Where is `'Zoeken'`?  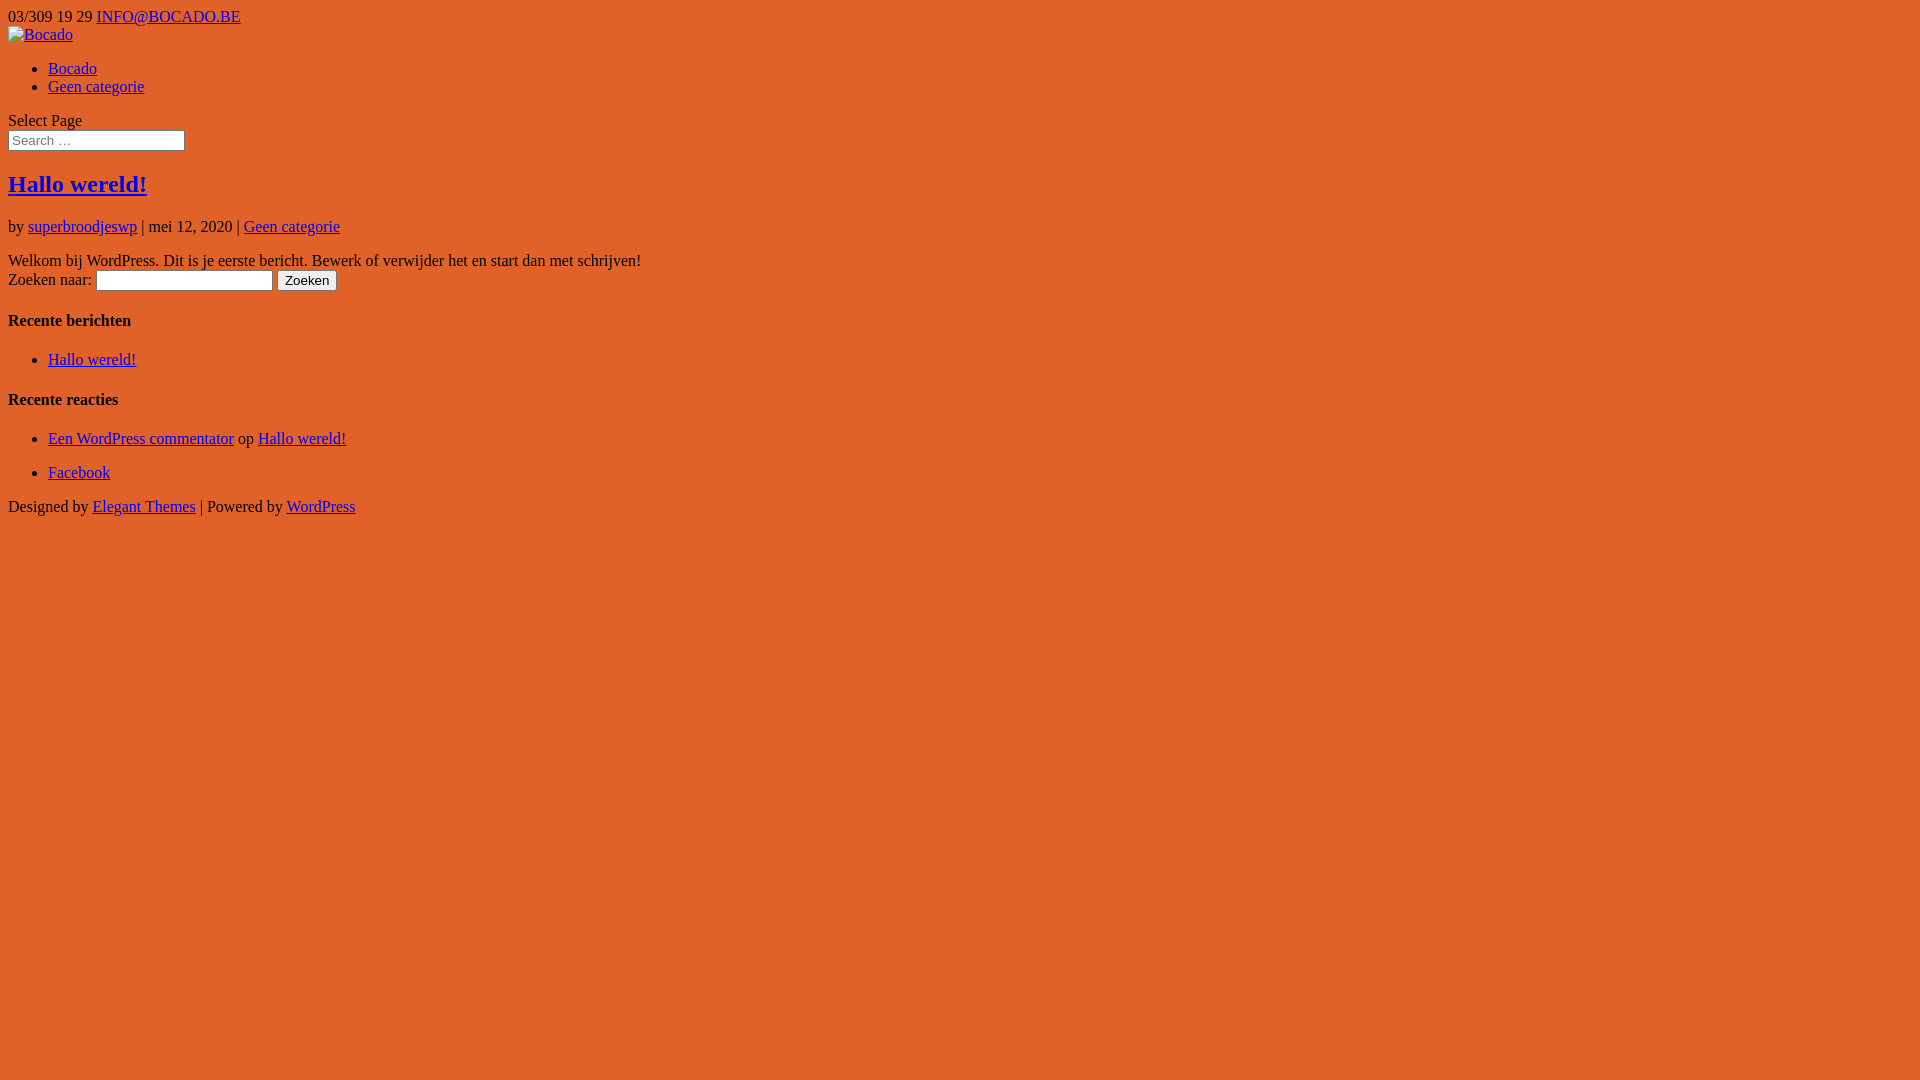 'Zoeken' is located at coordinates (276, 280).